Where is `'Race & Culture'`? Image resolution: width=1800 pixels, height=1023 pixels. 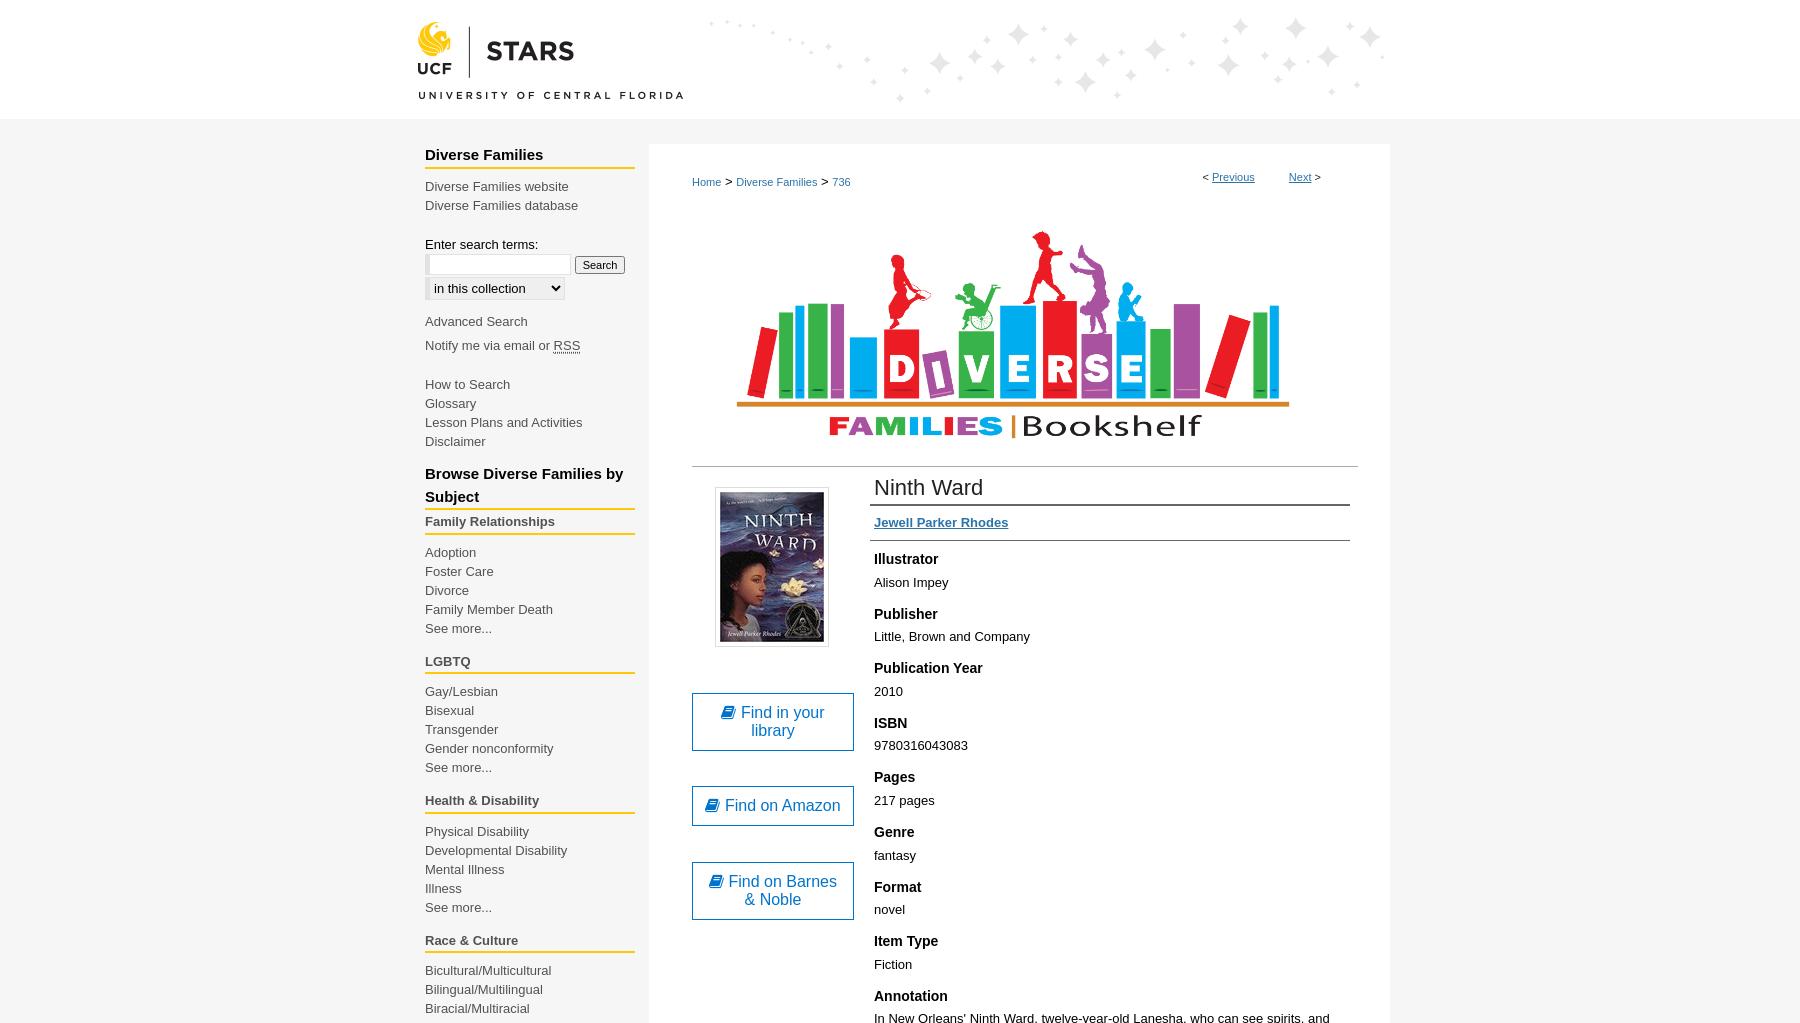
'Race & Culture' is located at coordinates (470, 938).